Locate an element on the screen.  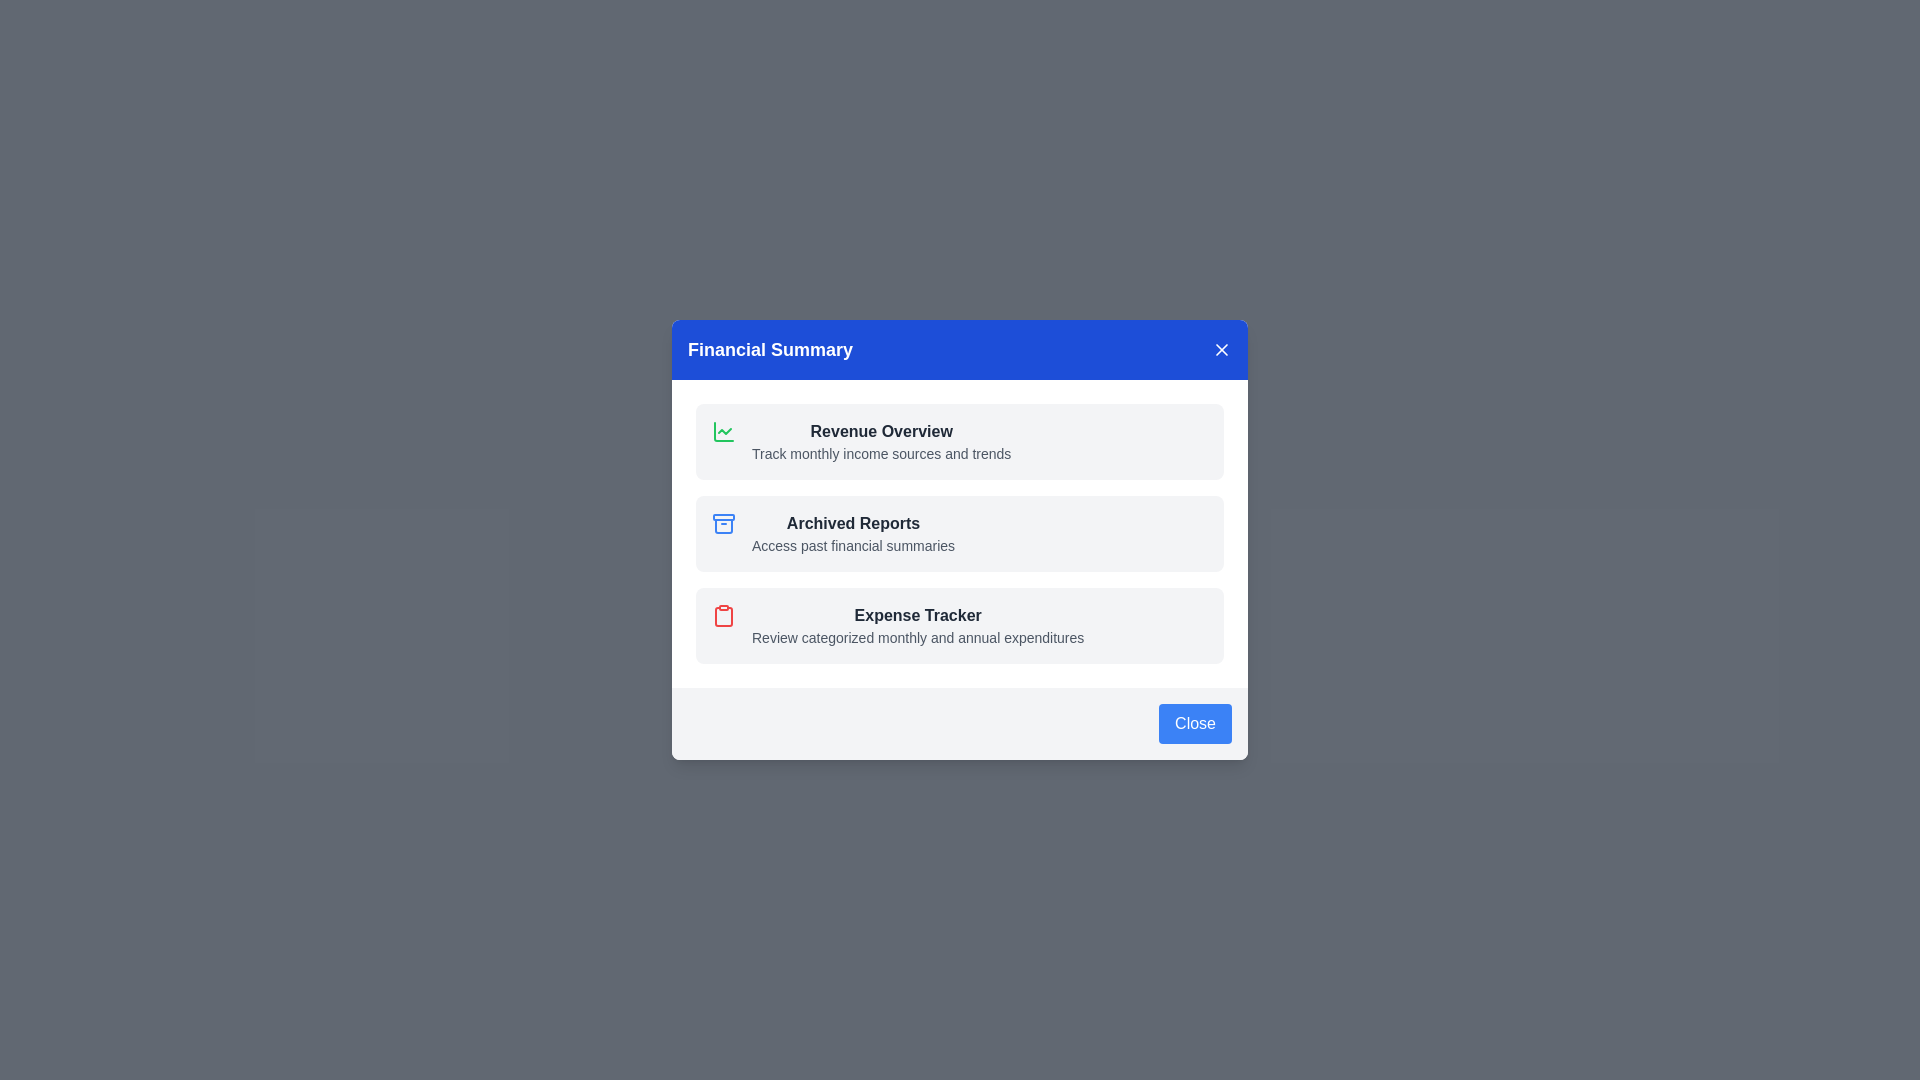
the 'Close' button to close the dialog is located at coordinates (1195, 724).